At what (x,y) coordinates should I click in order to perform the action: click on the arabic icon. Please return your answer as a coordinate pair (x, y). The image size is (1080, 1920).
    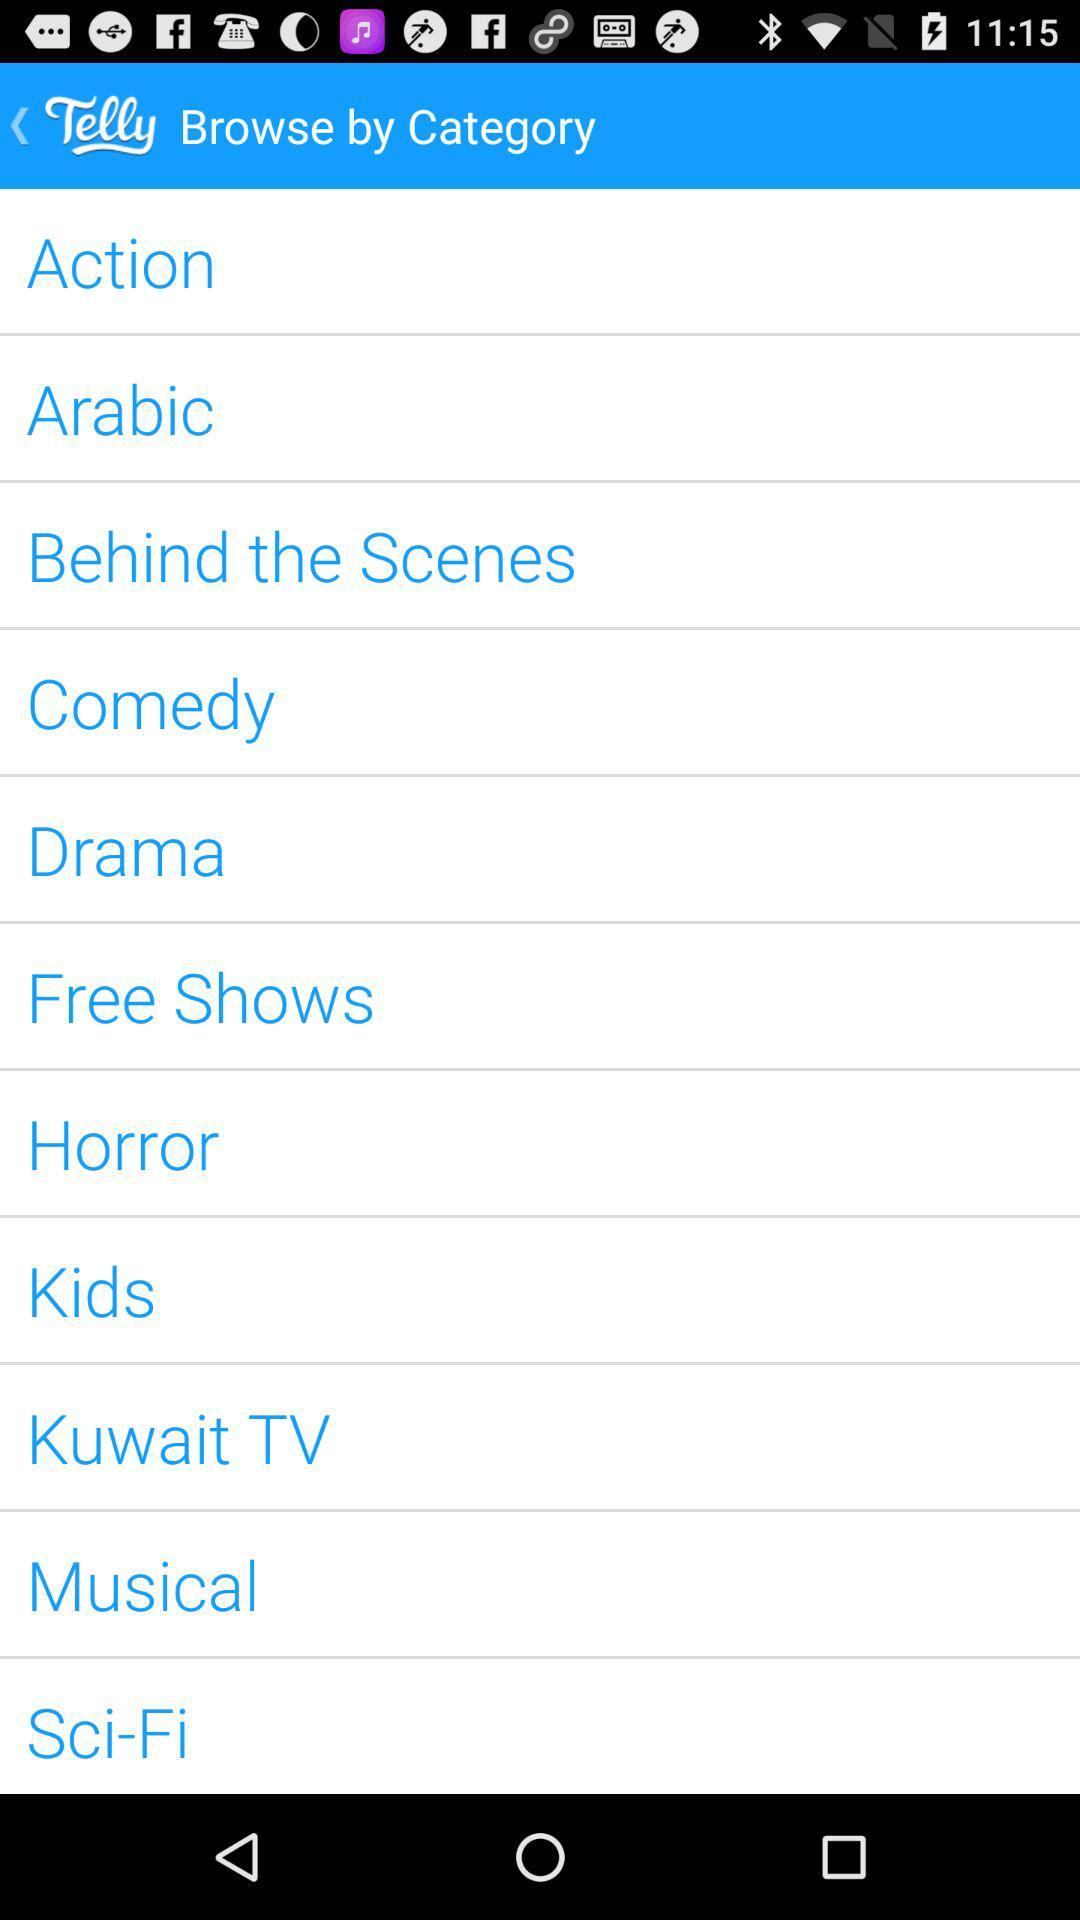
    Looking at the image, I should click on (540, 407).